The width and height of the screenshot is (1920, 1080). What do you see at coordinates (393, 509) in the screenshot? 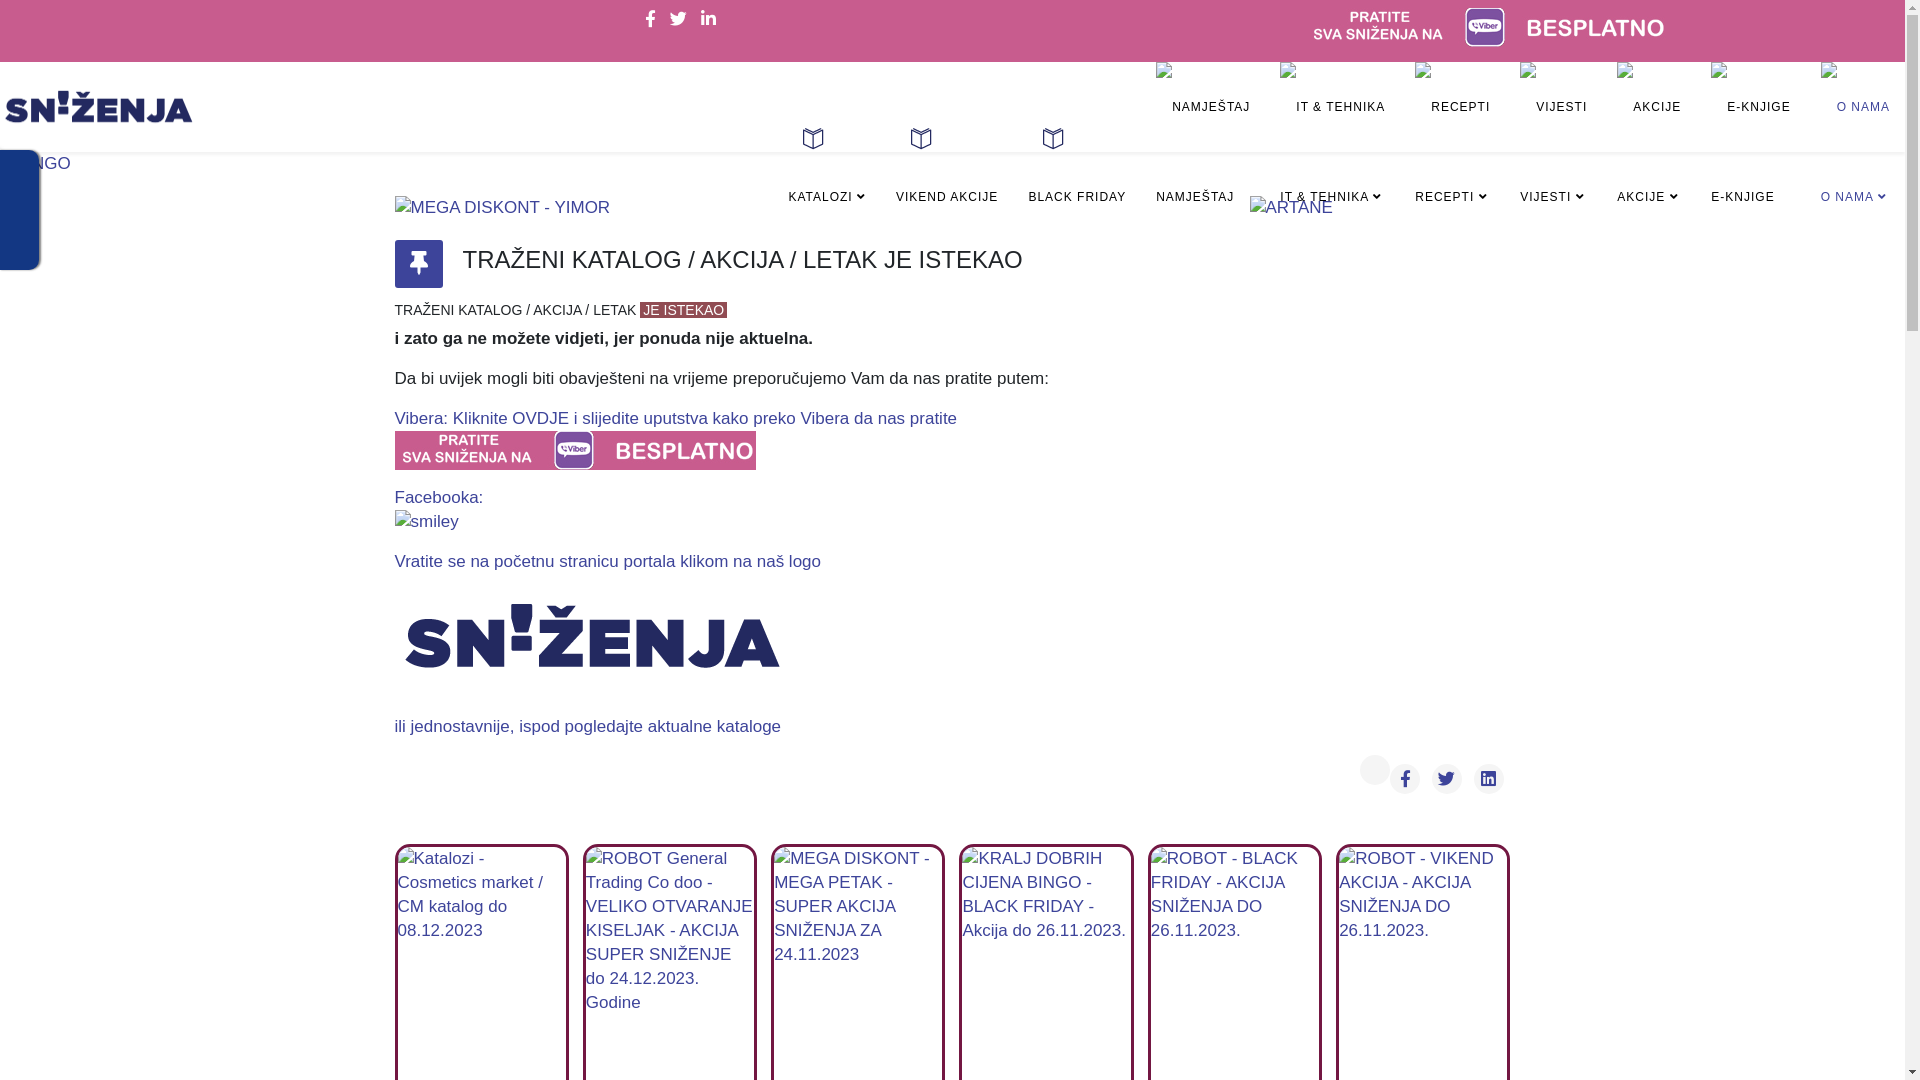
I see `'Facebooka:'` at bounding box center [393, 509].